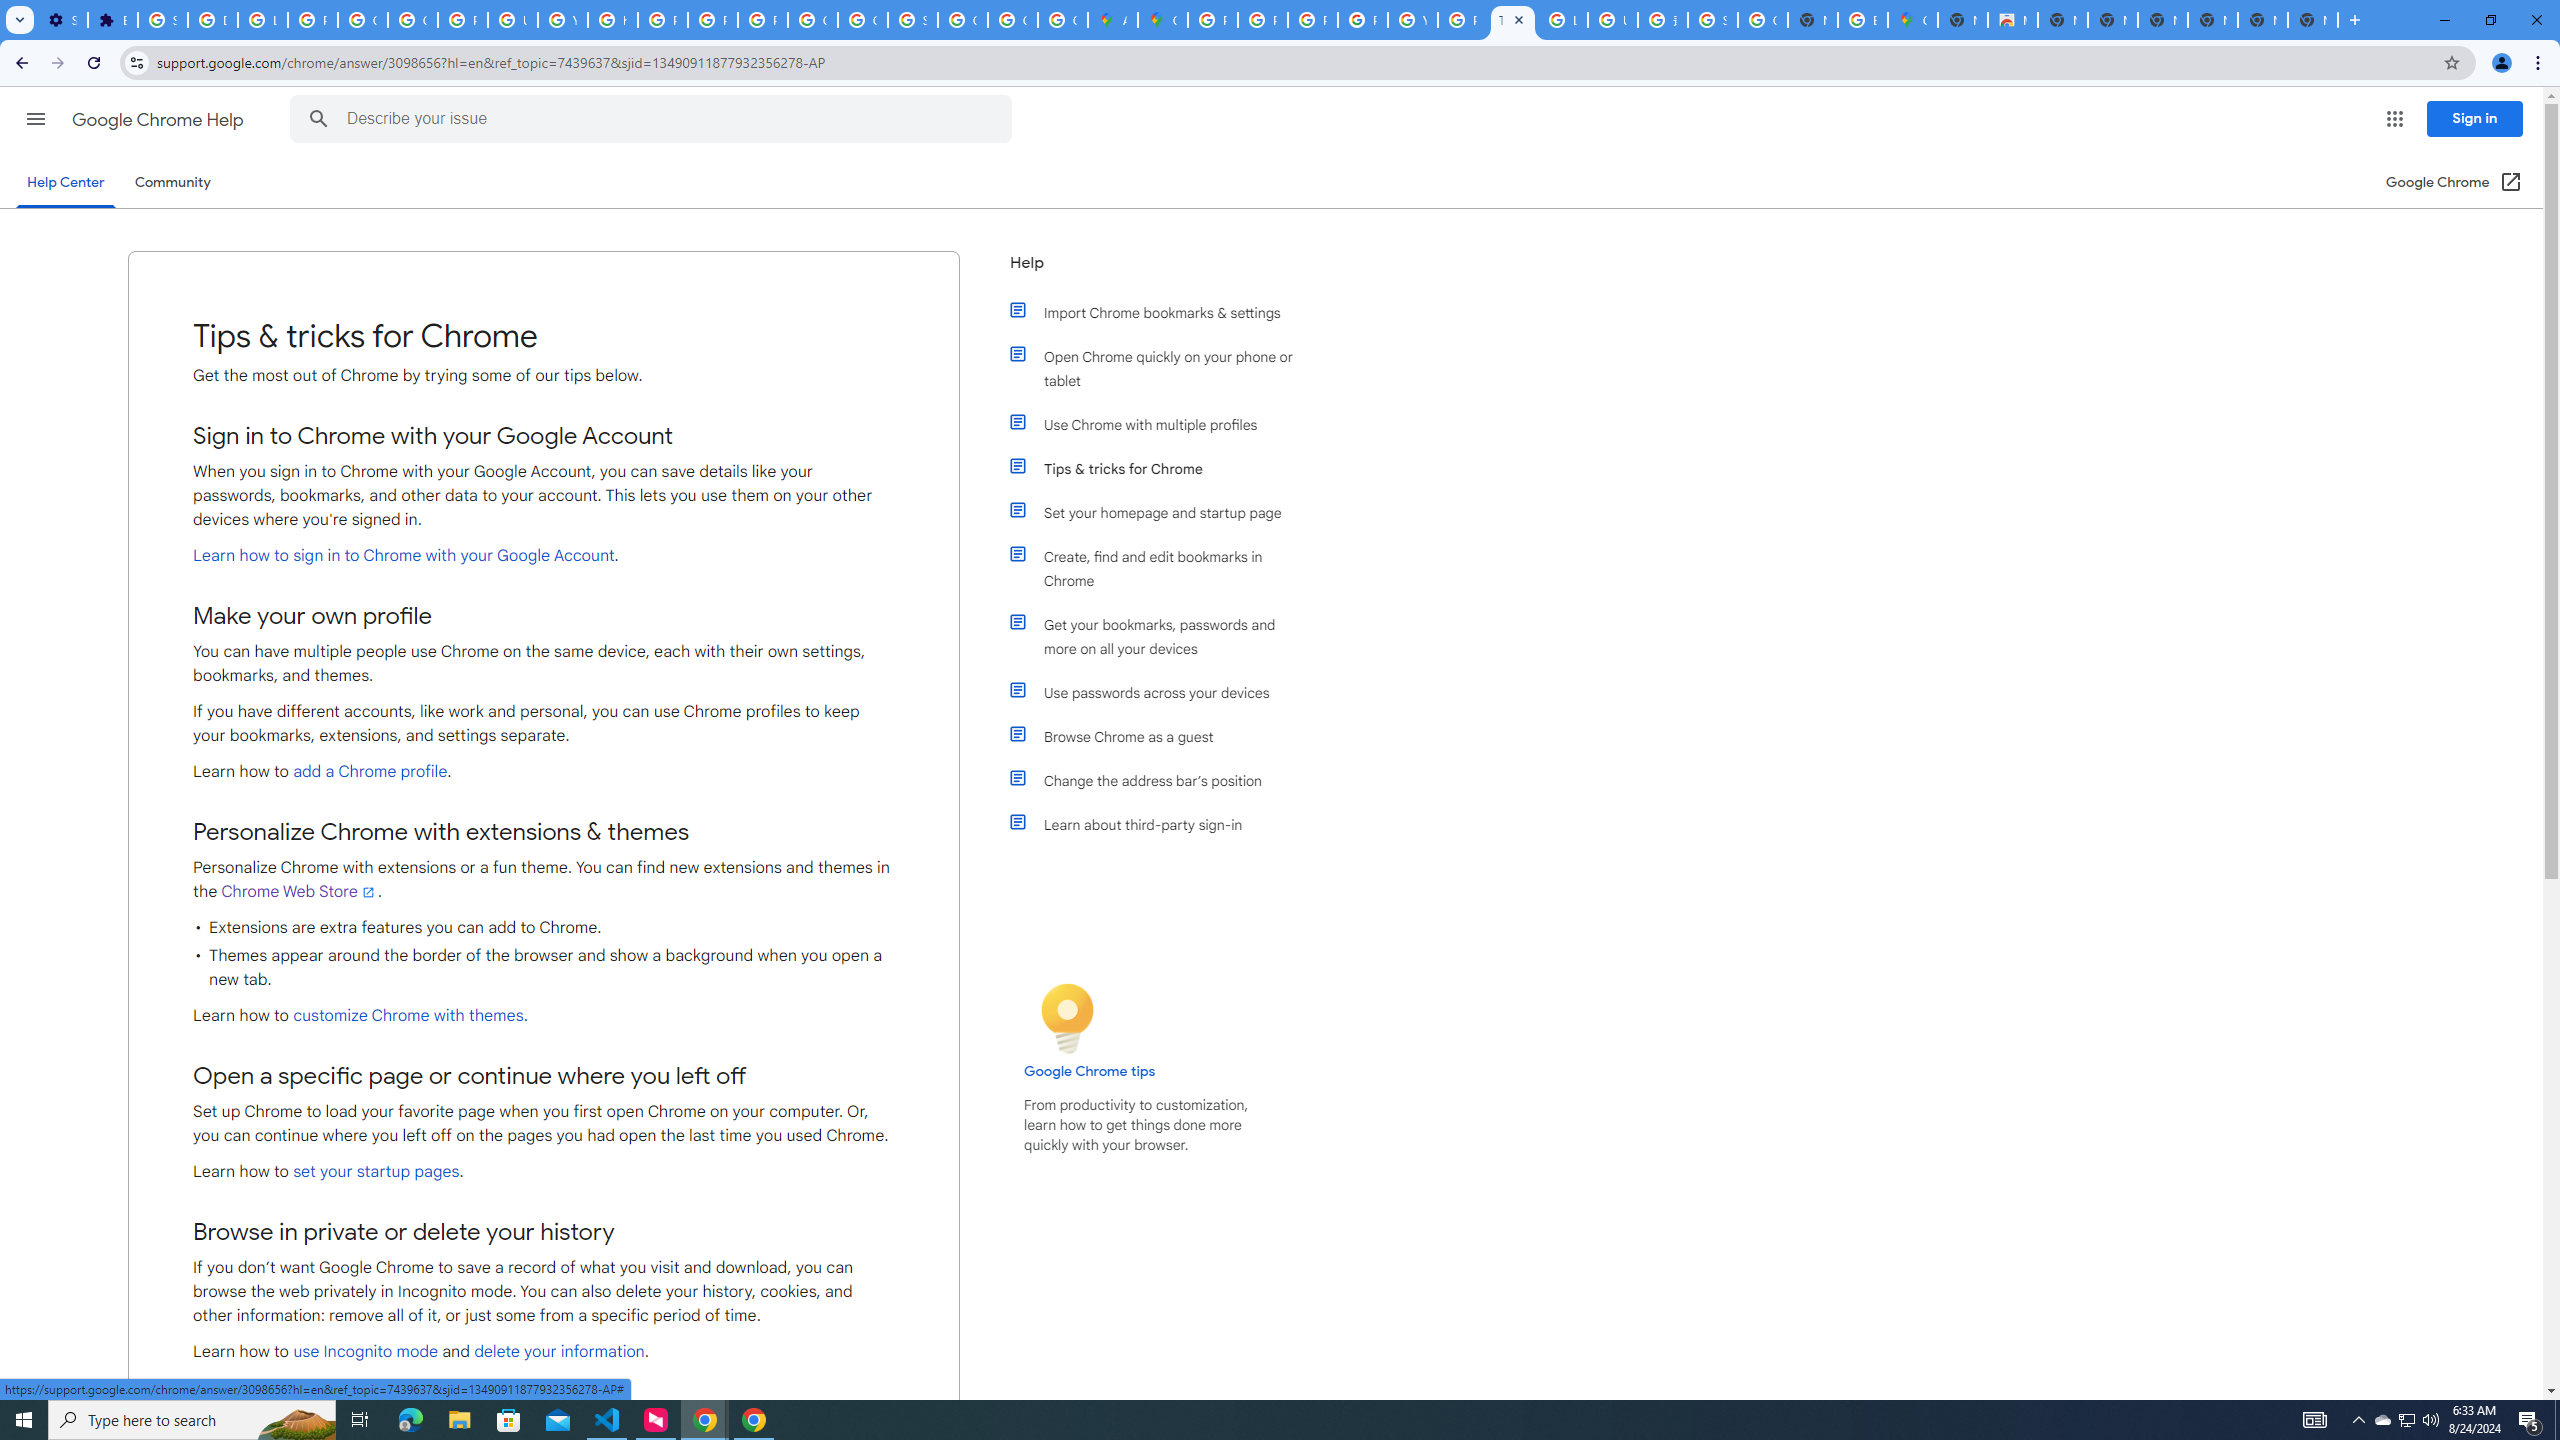  What do you see at coordinates (1162, 824) in the screenshot?
I see `'Learn about third-party sign-in'` at bounding box center [1162, 824].